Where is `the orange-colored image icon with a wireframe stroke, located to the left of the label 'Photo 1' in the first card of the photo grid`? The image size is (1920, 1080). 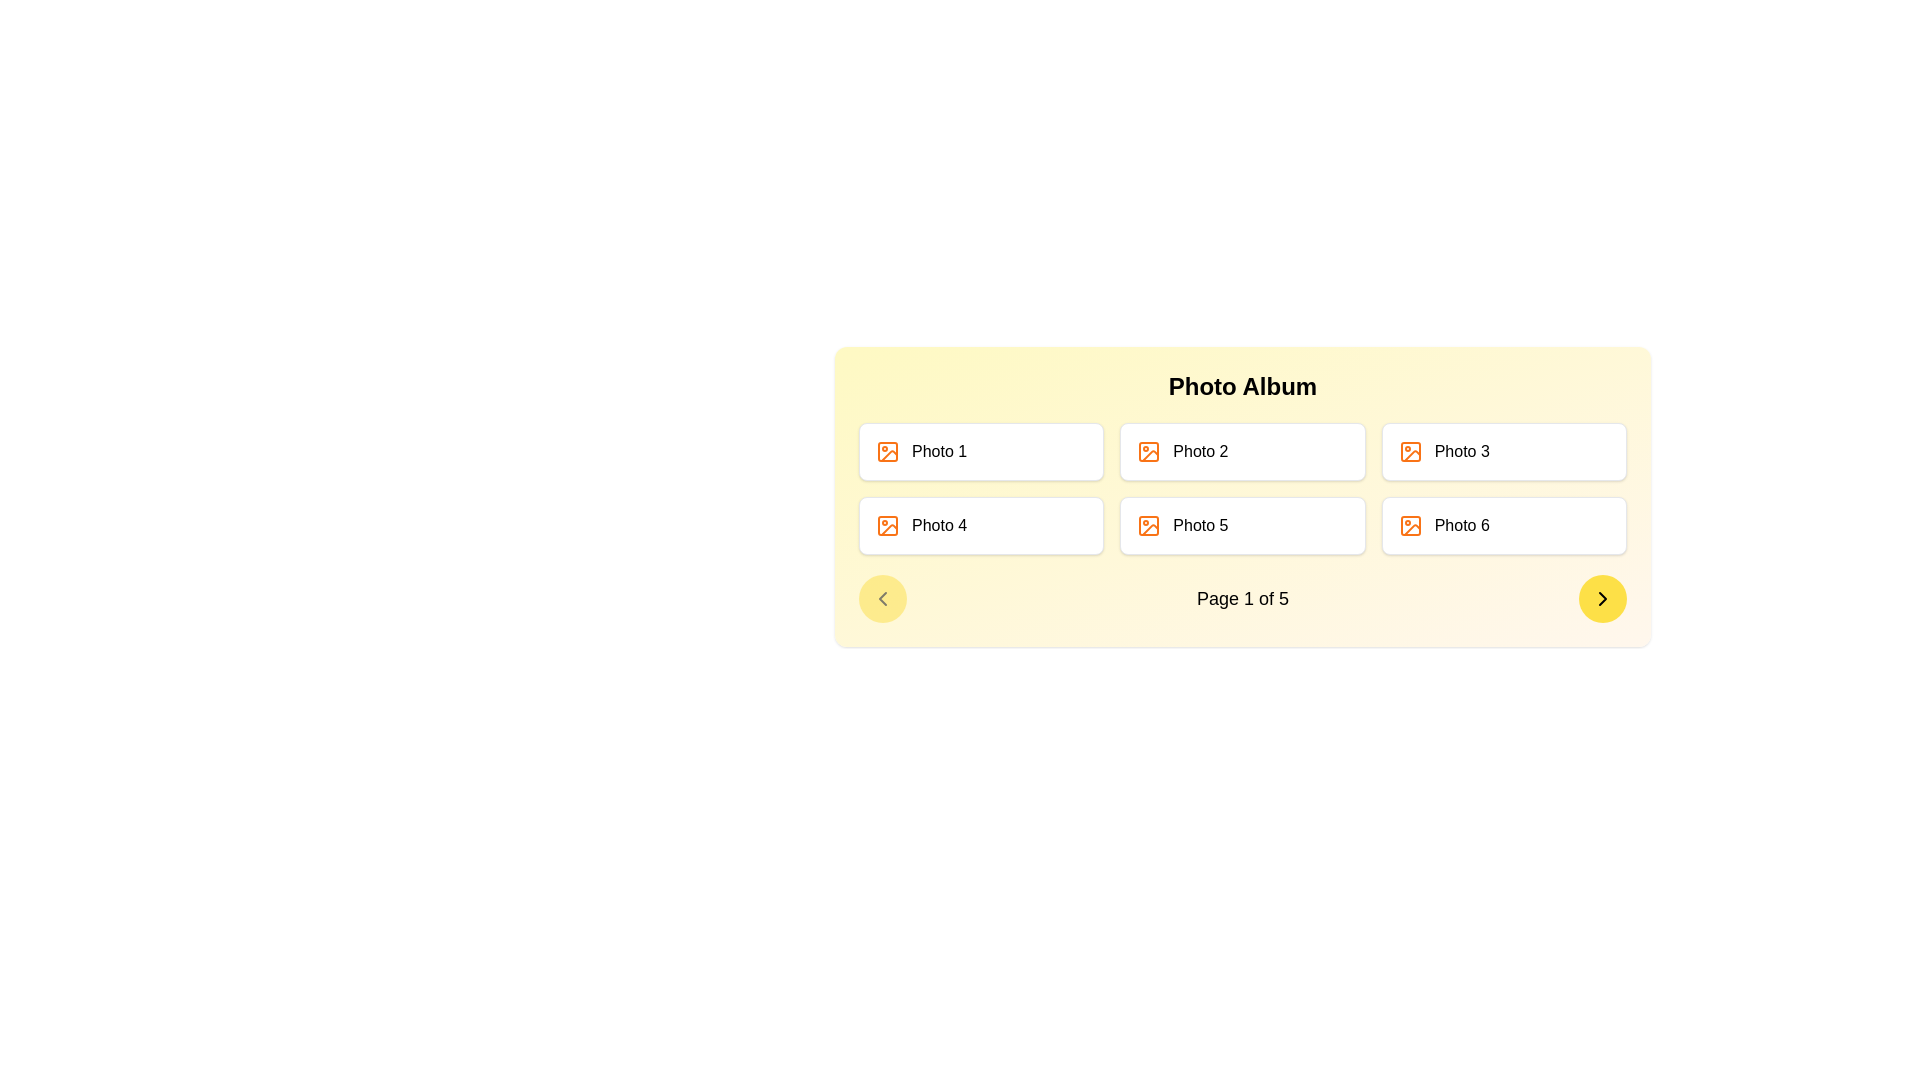 the orange-colored image icon with a wireframe stroke, located to the left of the label 'Photo 1' in the first card of the photo grid is located at coordinates (887, 451).